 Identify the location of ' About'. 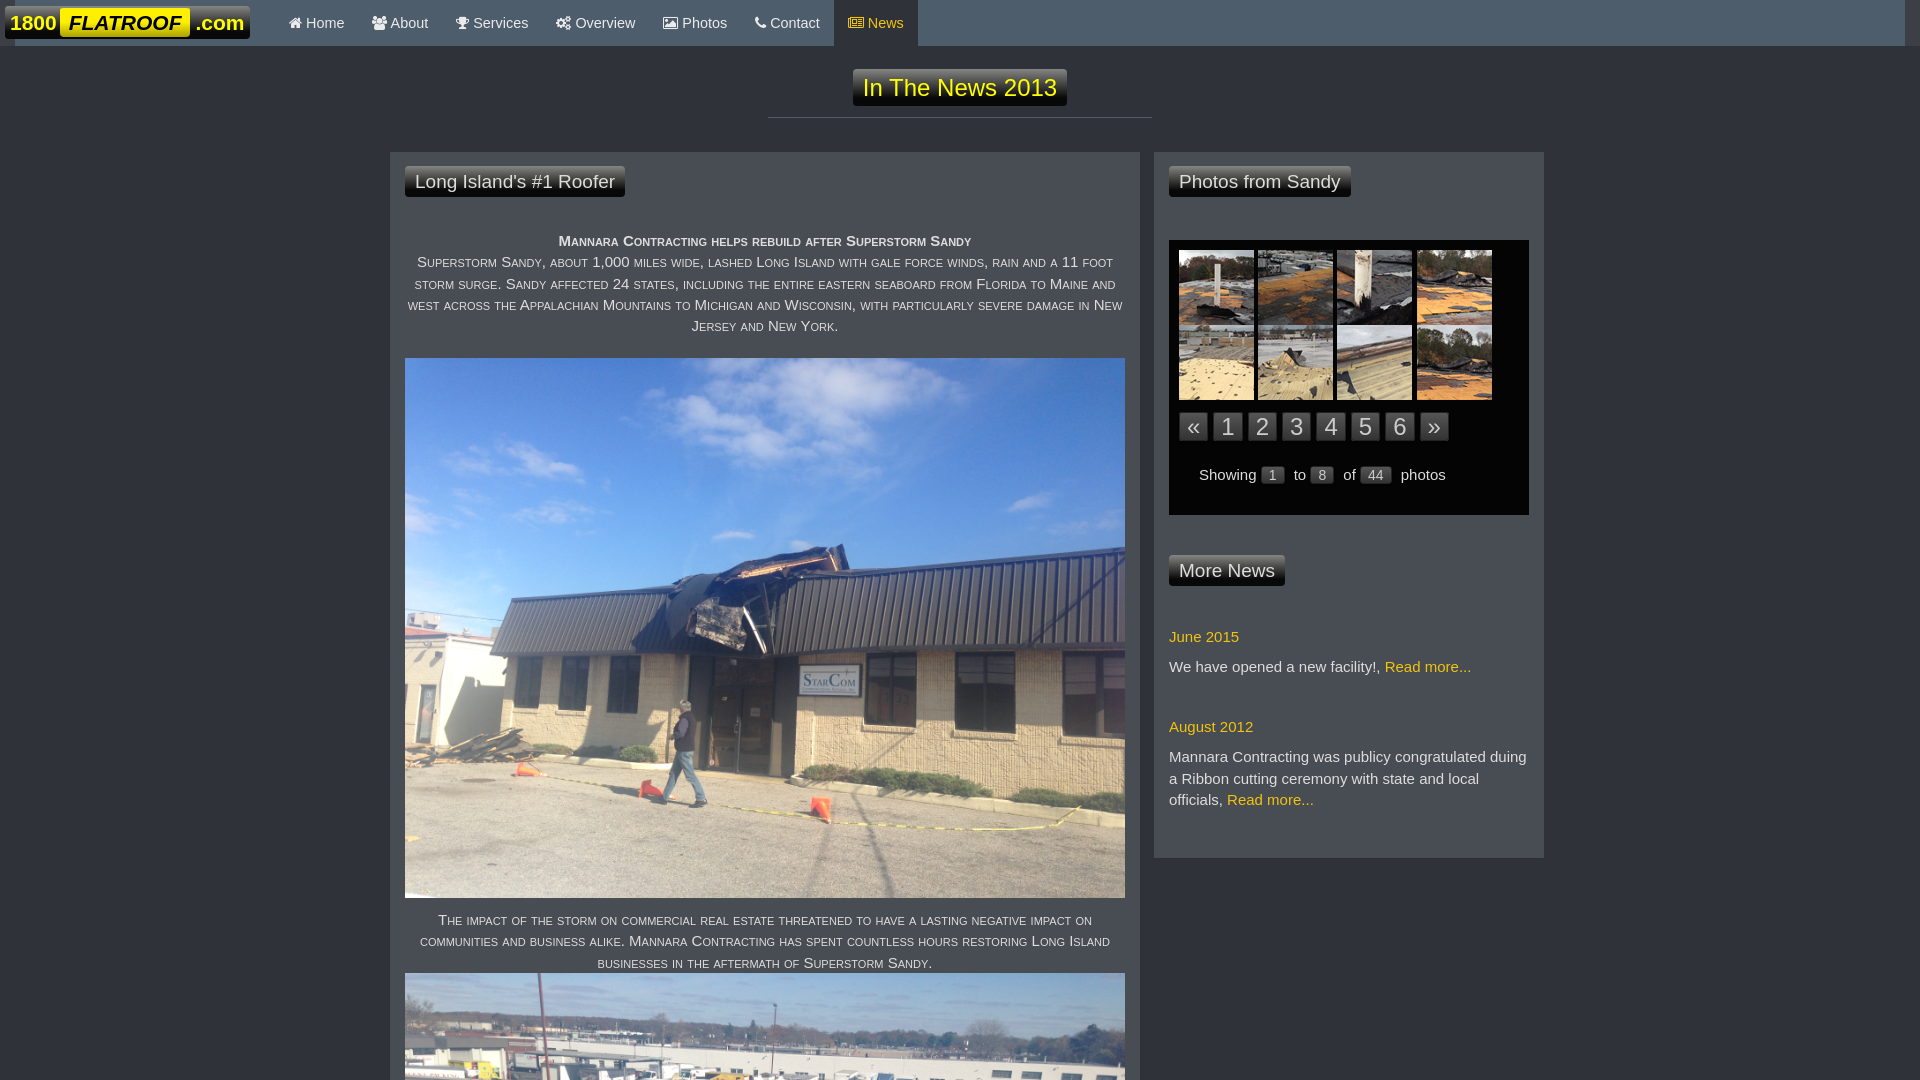
(399, 23).